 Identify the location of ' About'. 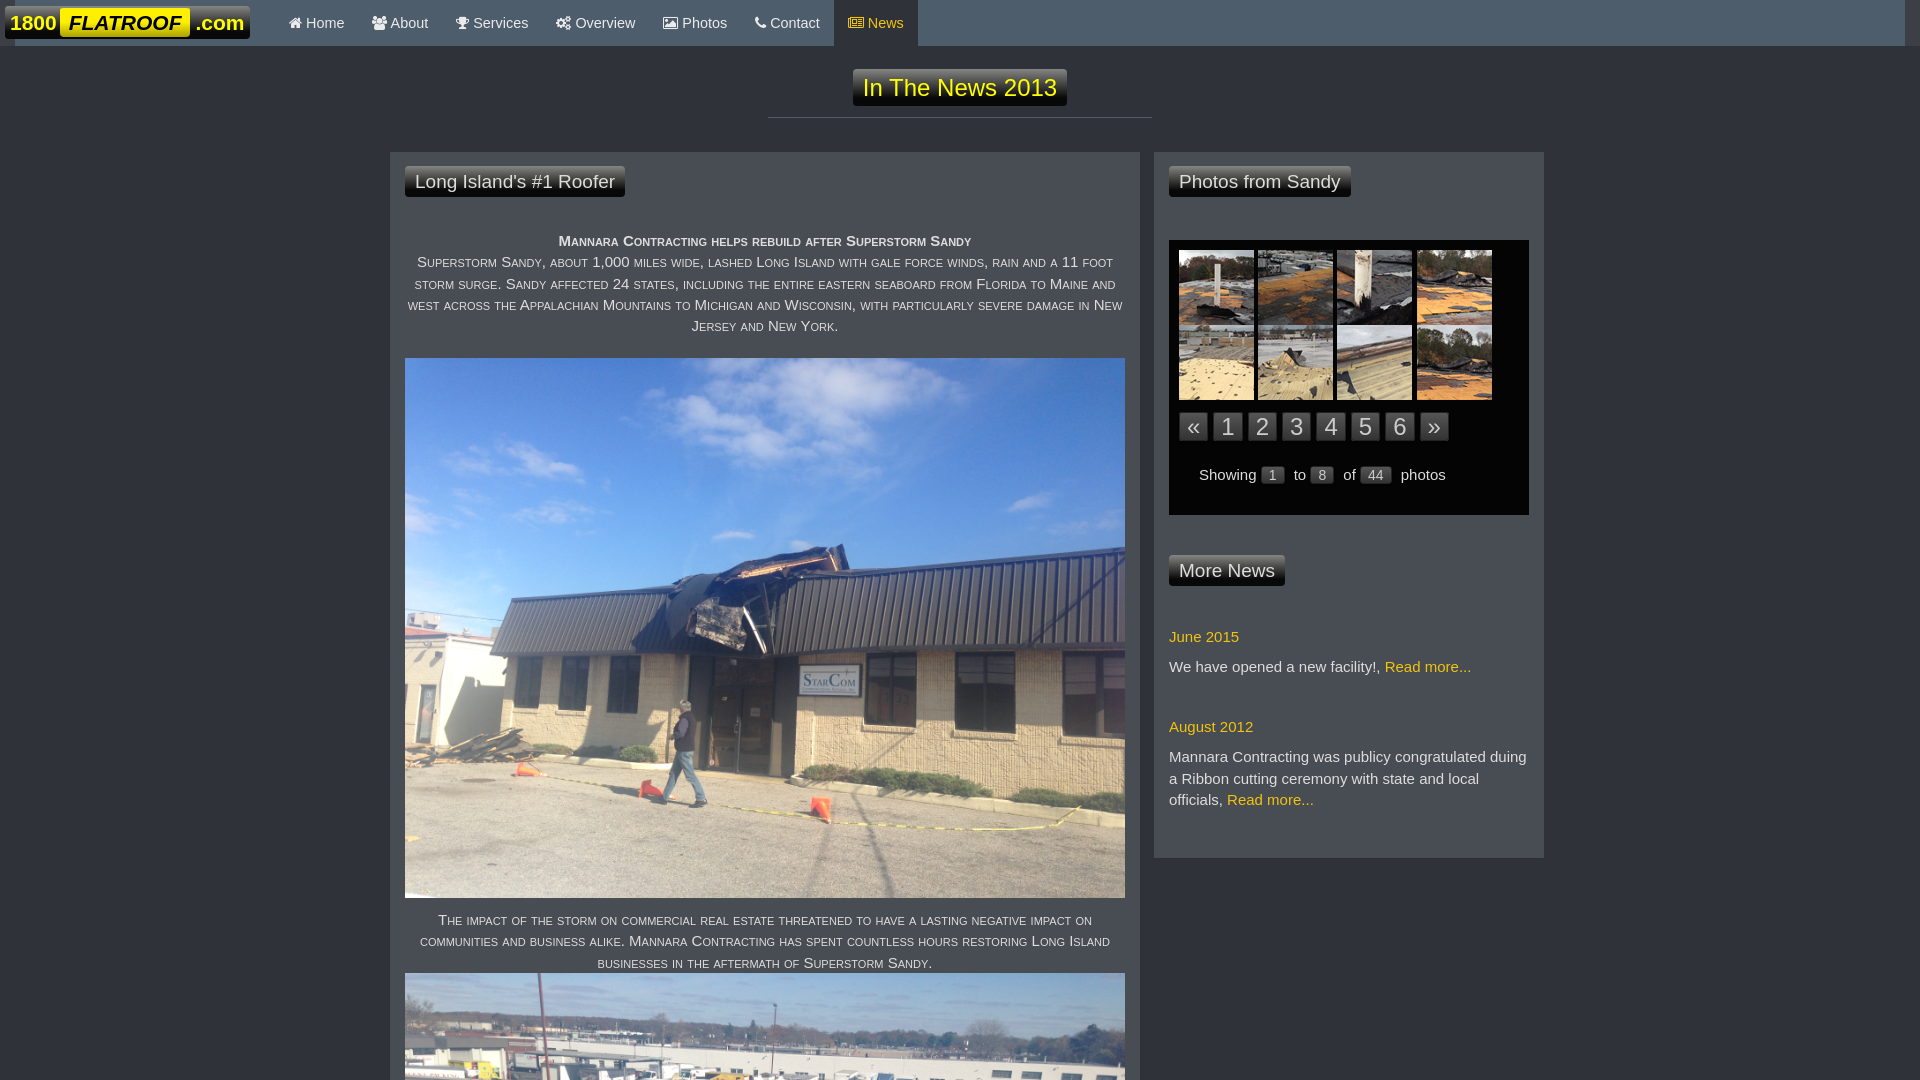
(399, 23).